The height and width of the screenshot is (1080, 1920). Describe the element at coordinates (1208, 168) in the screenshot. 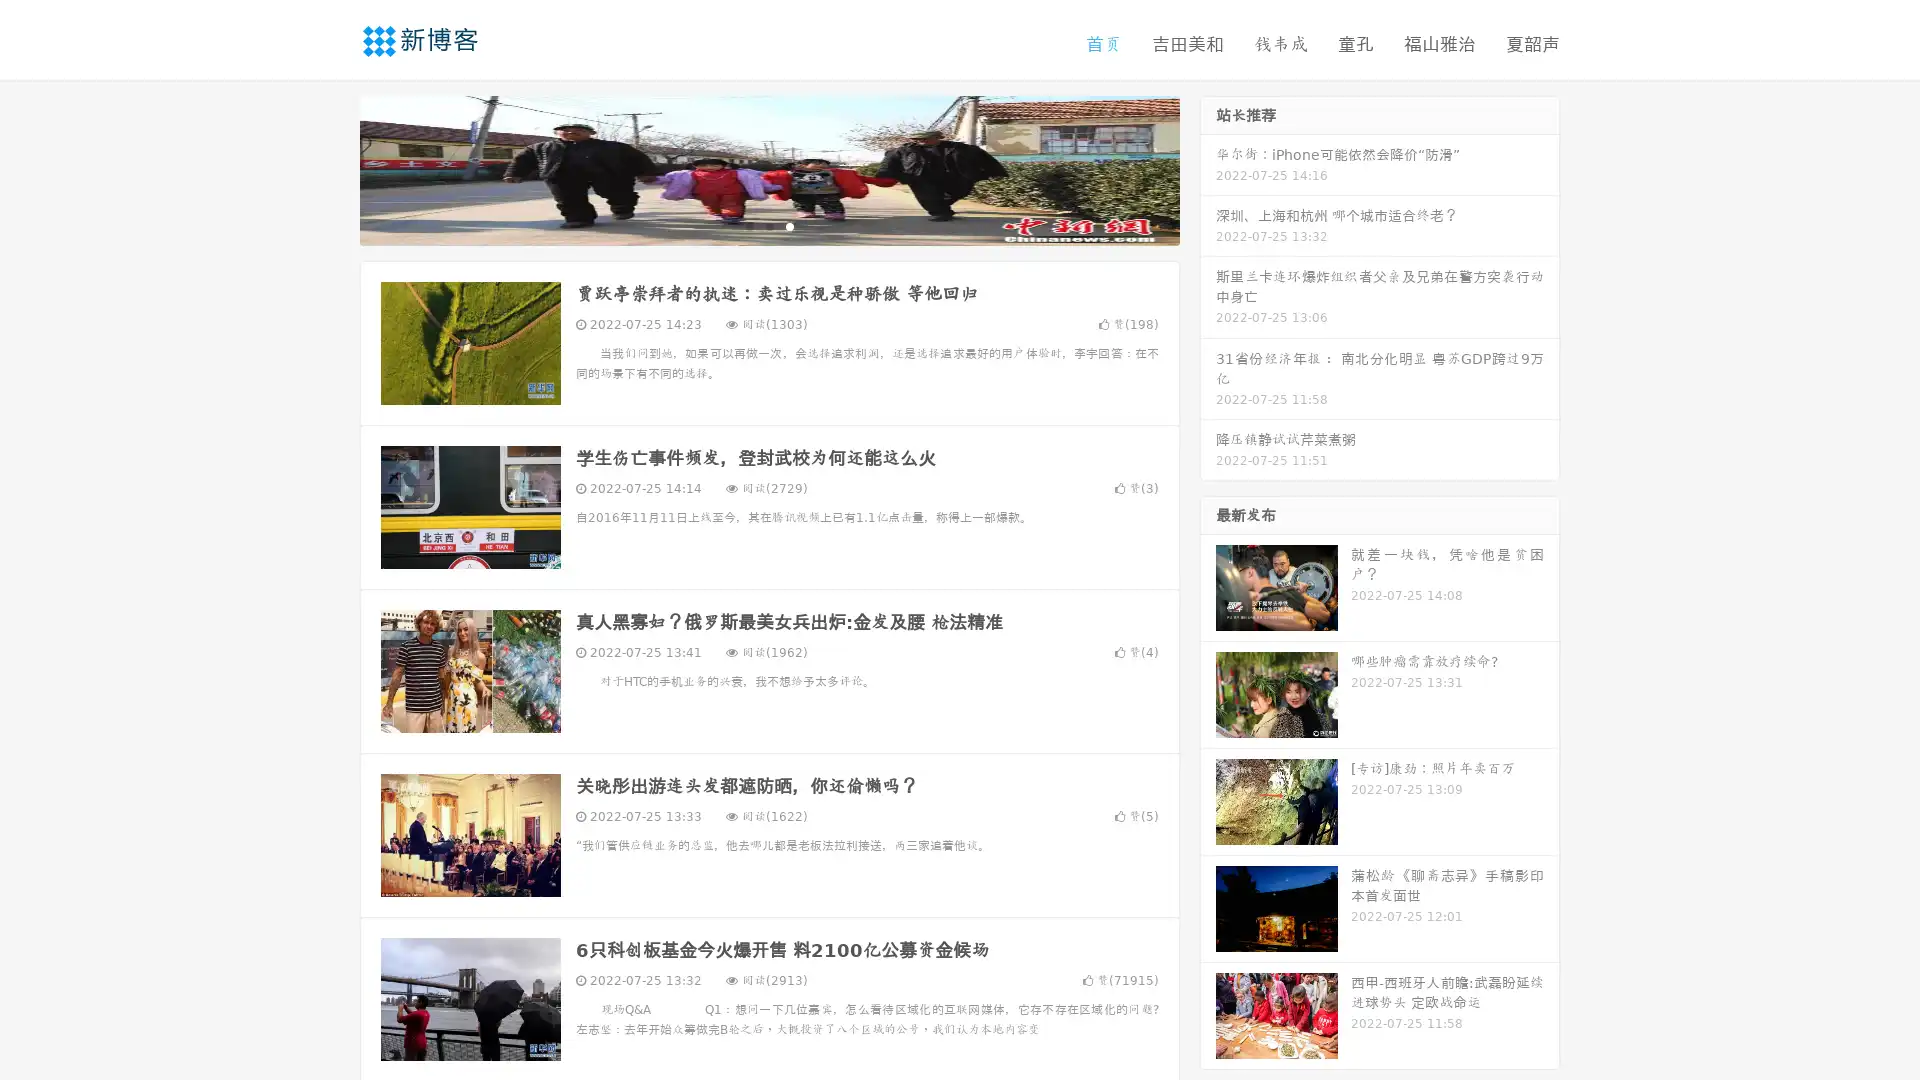

I see `Next slide` at that location.